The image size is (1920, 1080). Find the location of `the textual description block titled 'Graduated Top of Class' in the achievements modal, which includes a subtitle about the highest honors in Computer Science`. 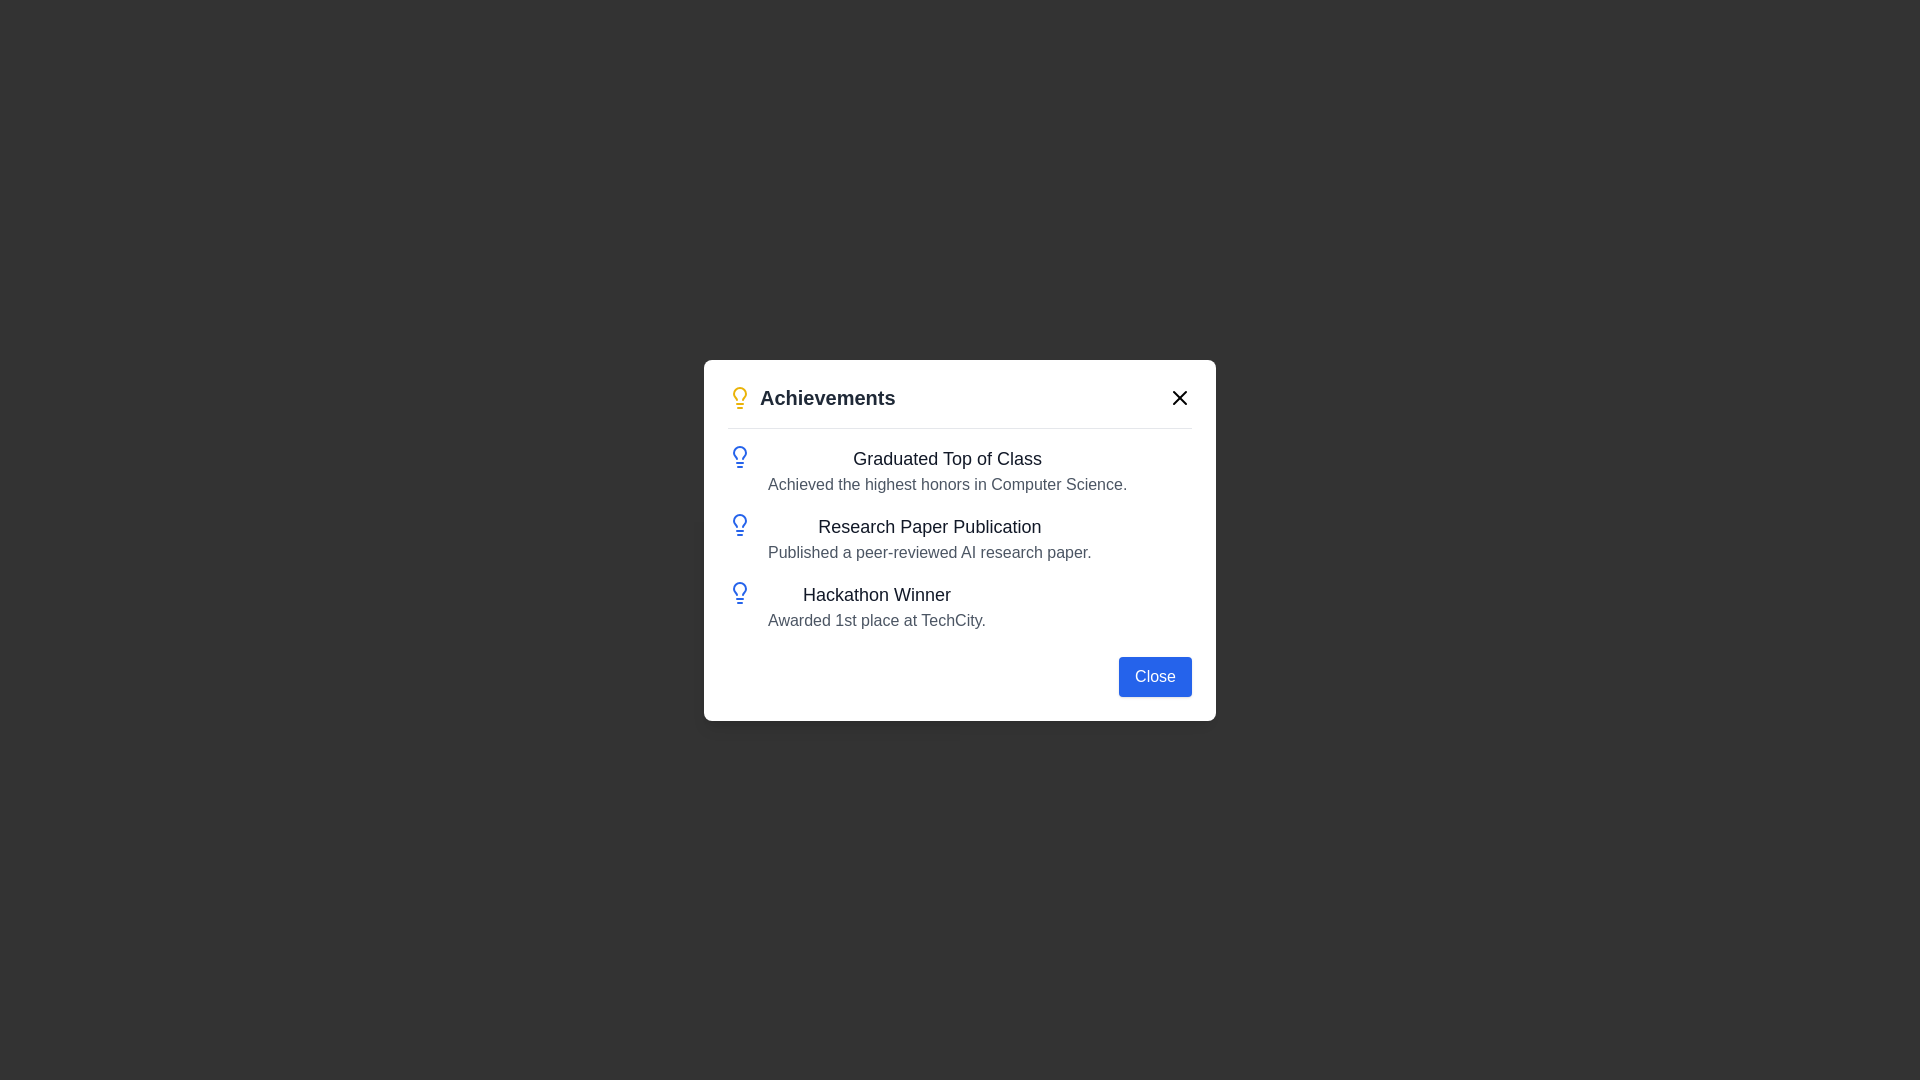

the textual description block titled 'Graduated Top of Class' in the achievements modal, which includes a subtitle about the highest honors in Computer Science is located at coordinates (946, 470).